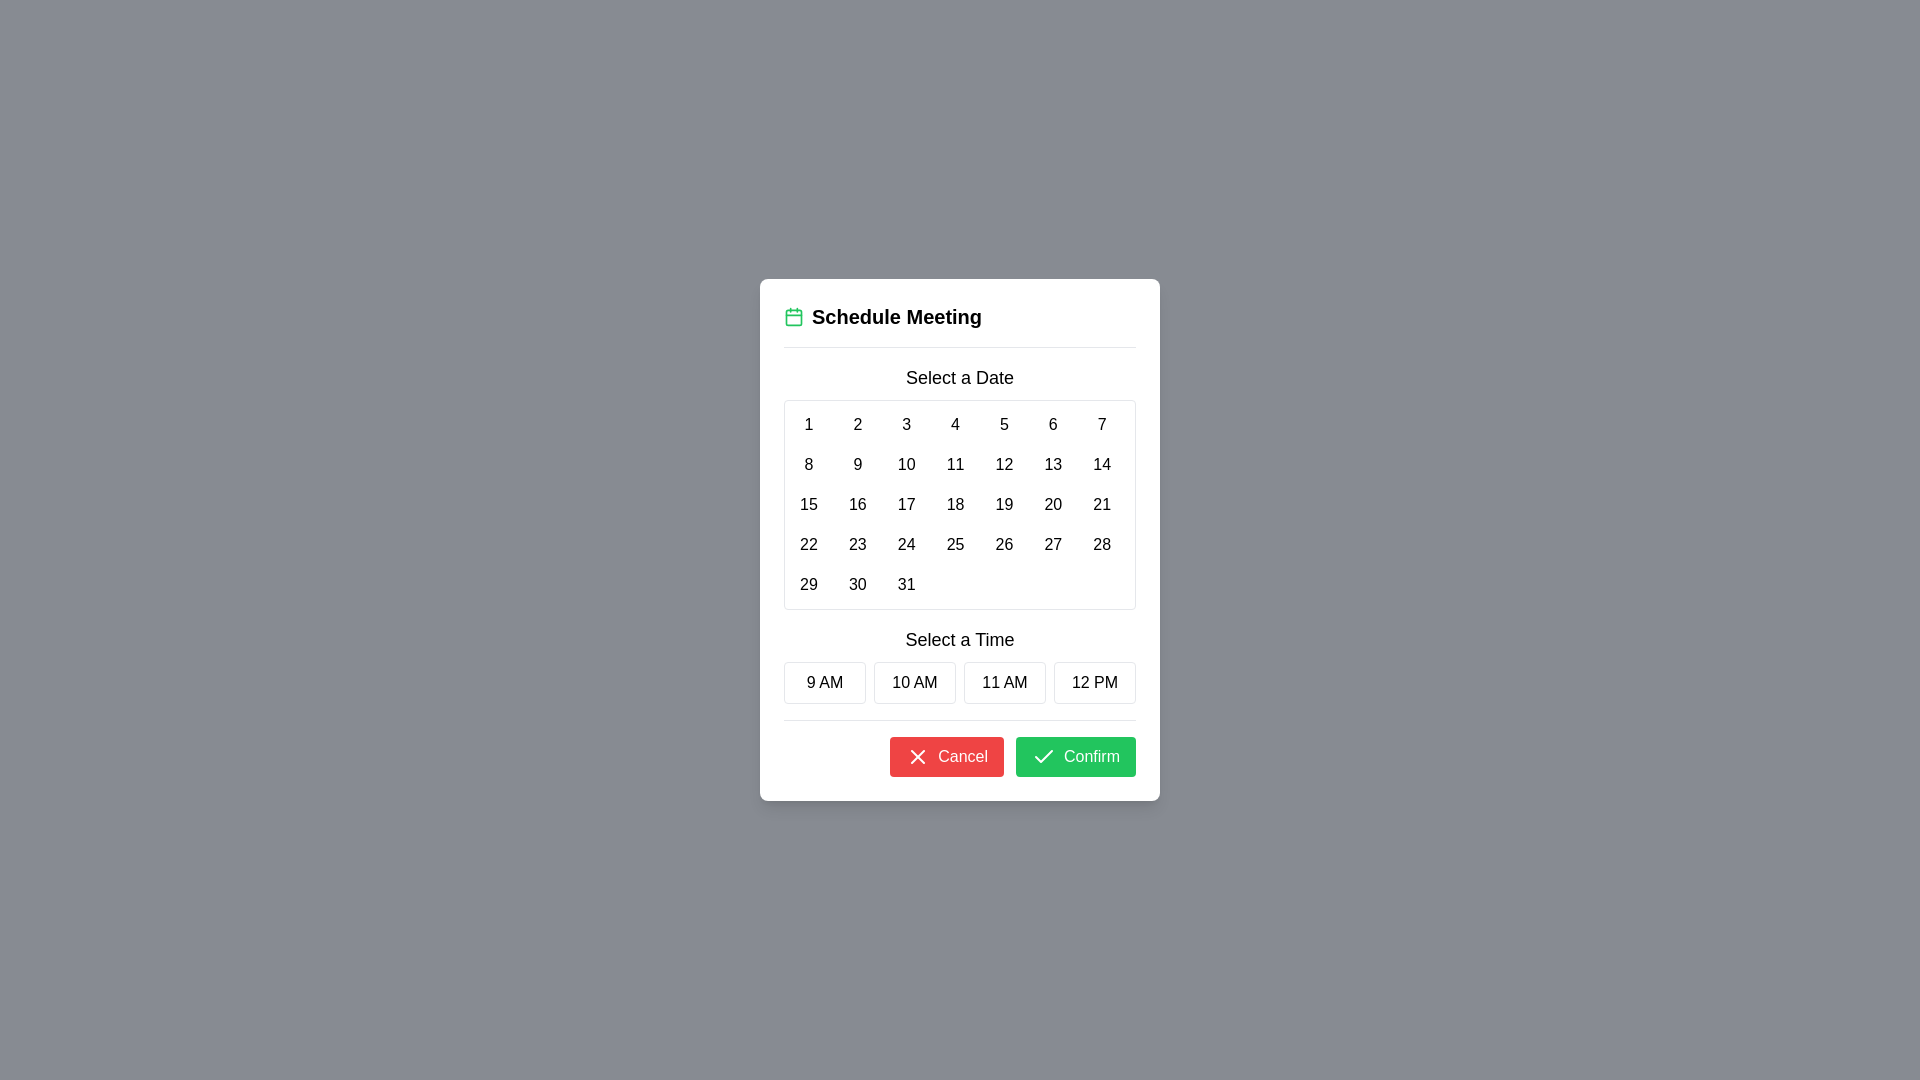  What do you see at coordinates (1101, 504) in the screenshot?
I see `the date selection button for the 21st in the displayed month within the 'Schedule Meeting' modal` at bounding box center [1101, 504].